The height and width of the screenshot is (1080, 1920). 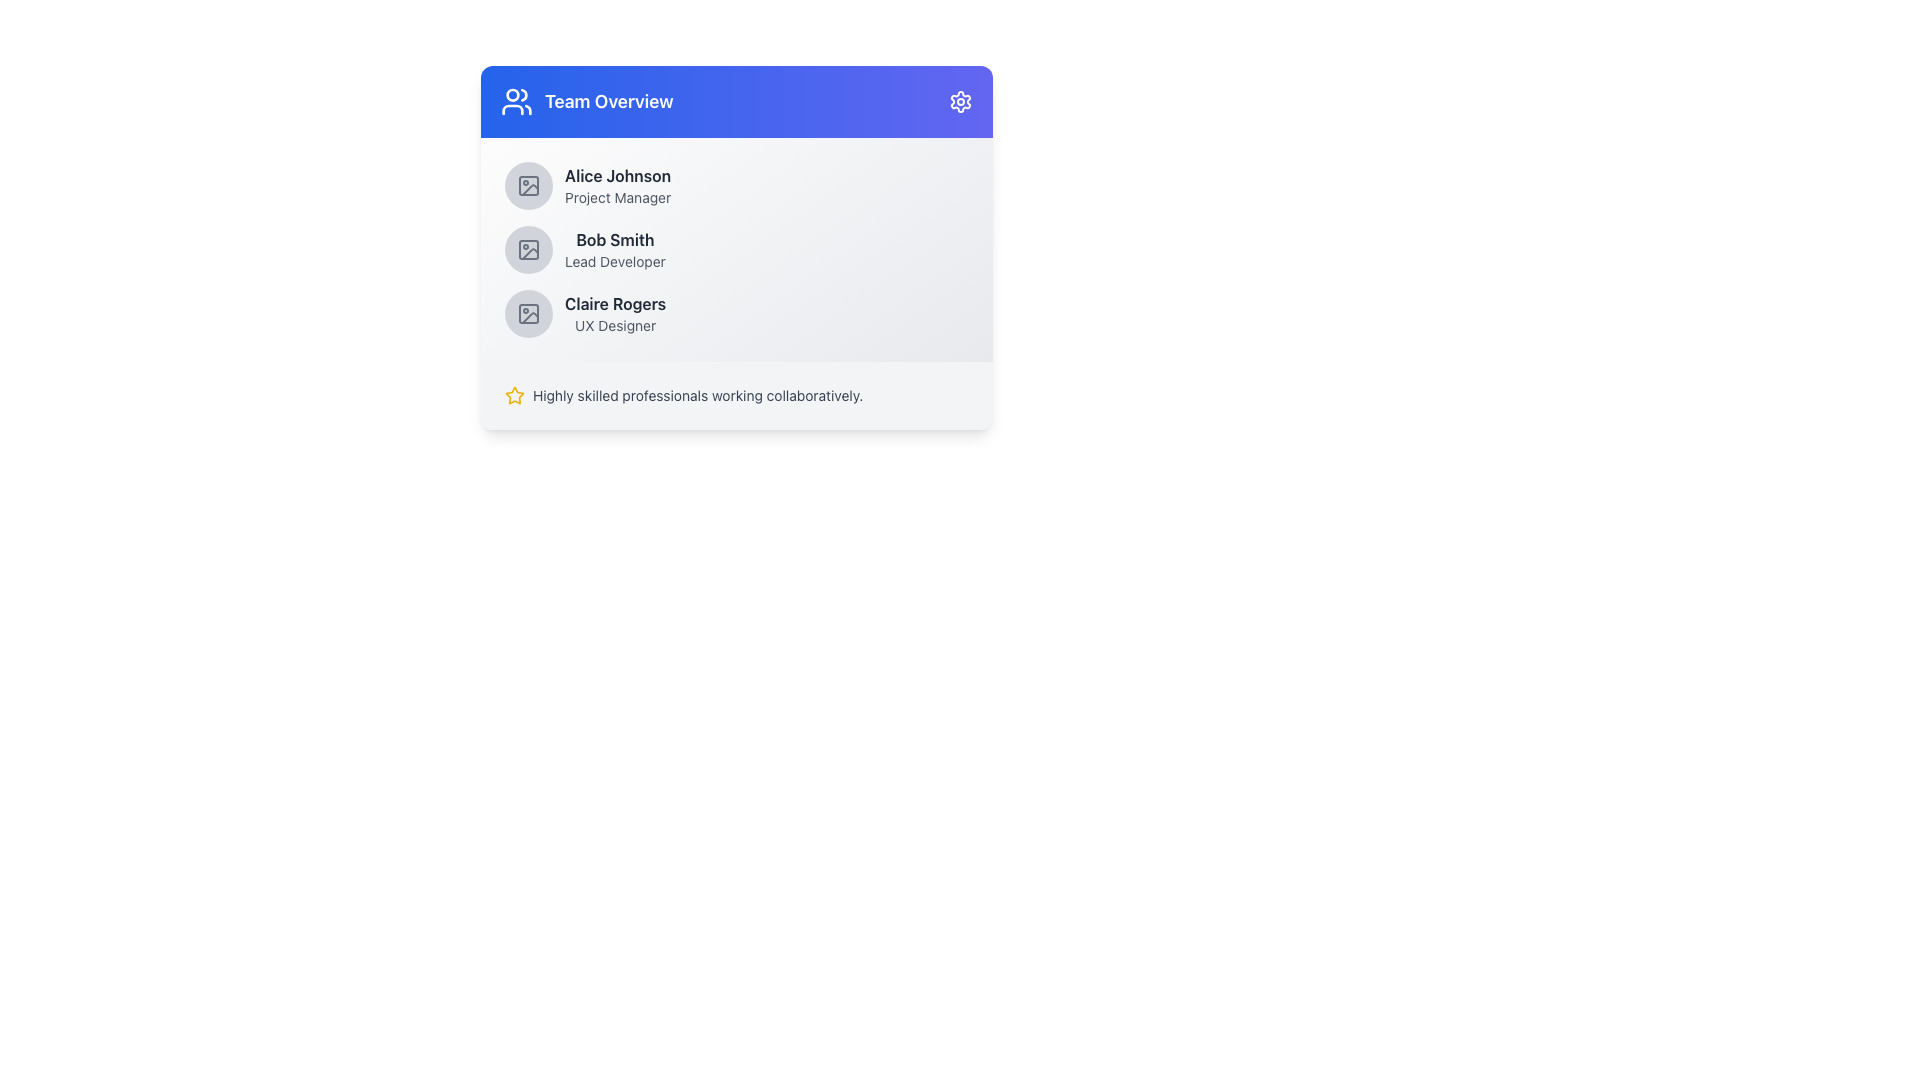 I want to click on the photo placeholder icon located to the left of 'Alice Johnson', the Project Manager, in the topmost row under 'Team Overview', so click(x=528, y=185).